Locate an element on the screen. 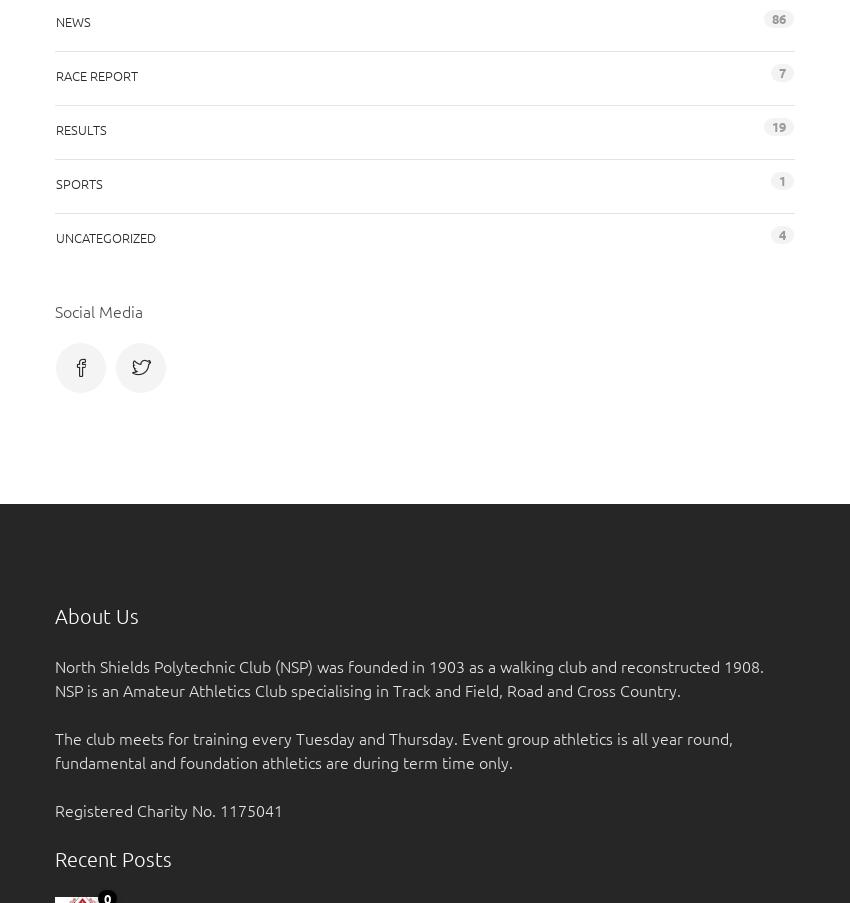 This screenshot has width=850, height=903. 'The club meets for training every Tuesday and Thursday. Event group athletics is all year round, fundamental and foundation athletics are during term time only.' is located at coordinates (393, 749).